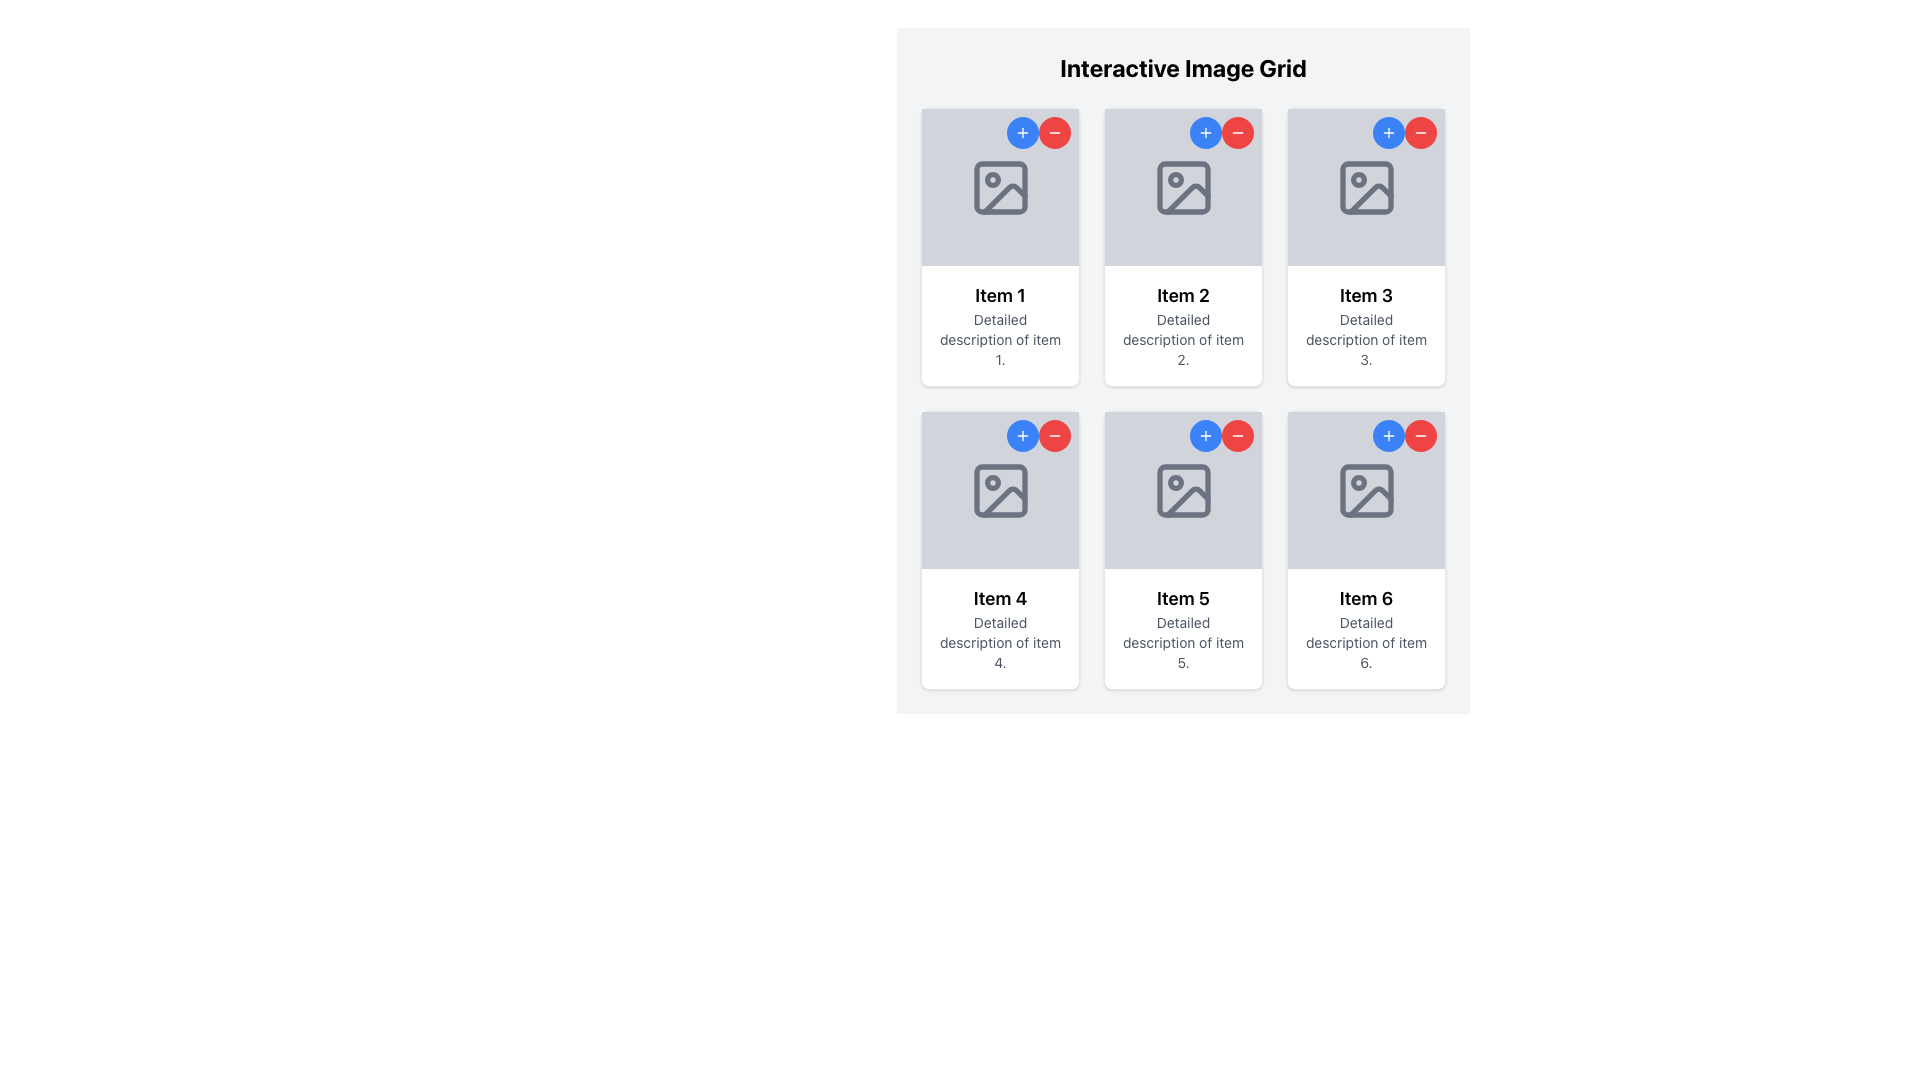  What do you see at coordinates (1365, 643) in the screenshot?
I see `the text label that reads 'Detailed description of item 6.', which is styled in gray color and located below the bold title 'Item 6'` at bounding box center [1365, 643].